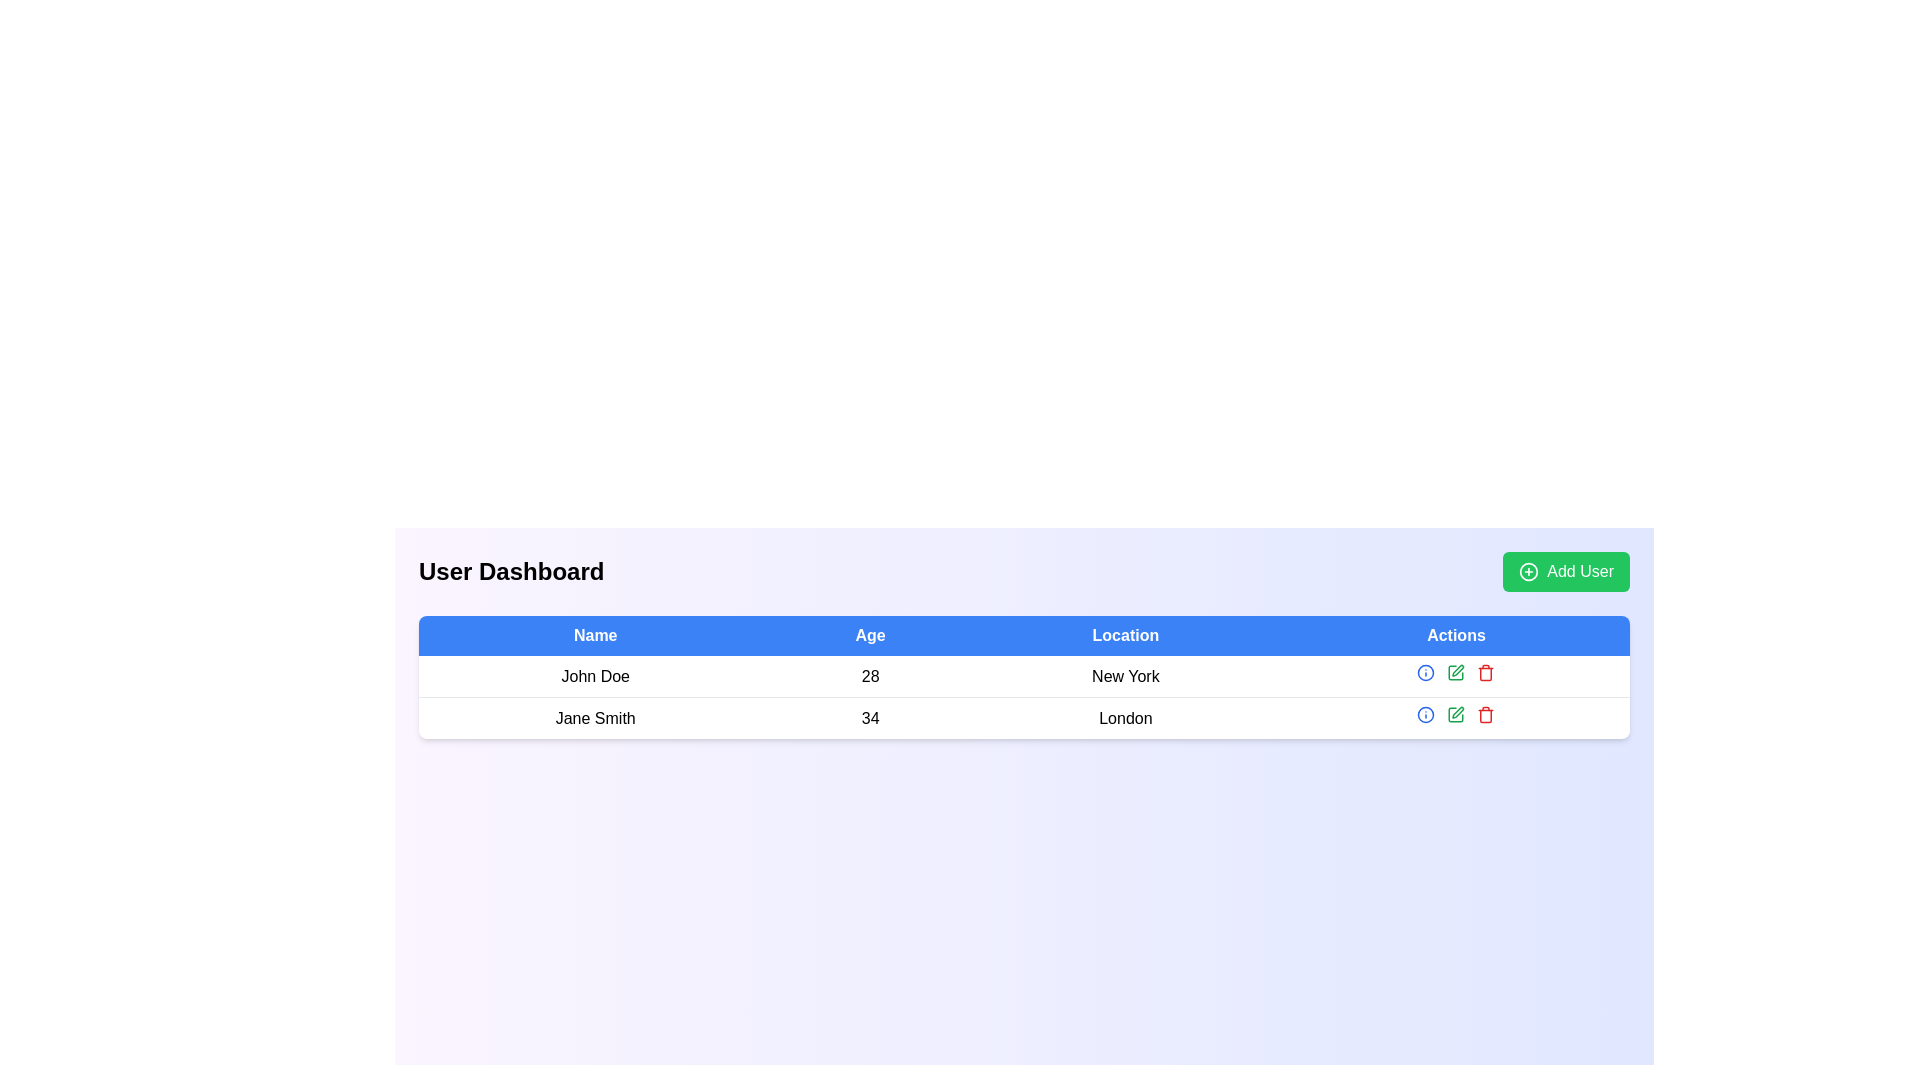 This screenshot has height=1080, width=1920. I want to click on the delete button located, so click(1486, 713).